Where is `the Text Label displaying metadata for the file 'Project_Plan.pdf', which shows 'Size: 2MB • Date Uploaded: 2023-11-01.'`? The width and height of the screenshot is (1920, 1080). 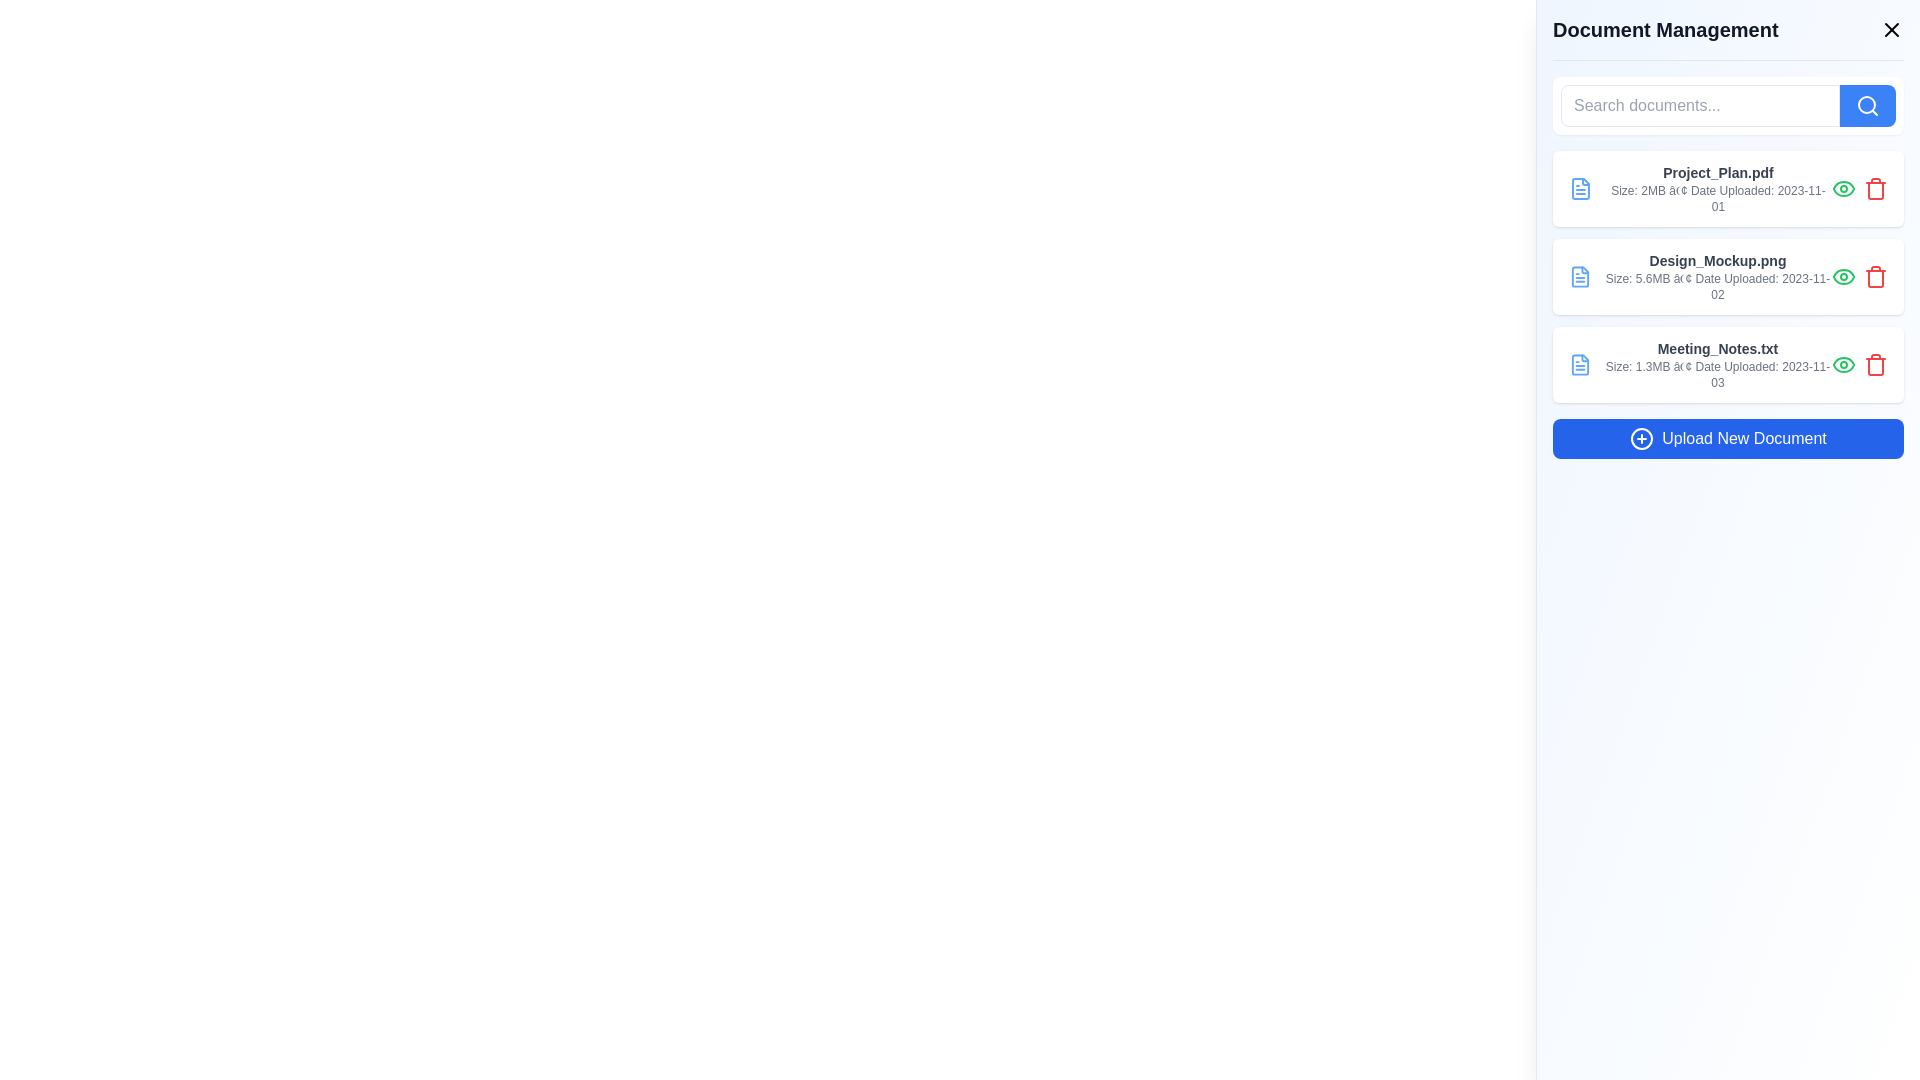 the Text Label displaying metadata for the file 'Project_Plan.pdf', which shows 'Size: 2MB • Date Uploaded: 2023-11-01.' is located at coordinates (1717, 199).